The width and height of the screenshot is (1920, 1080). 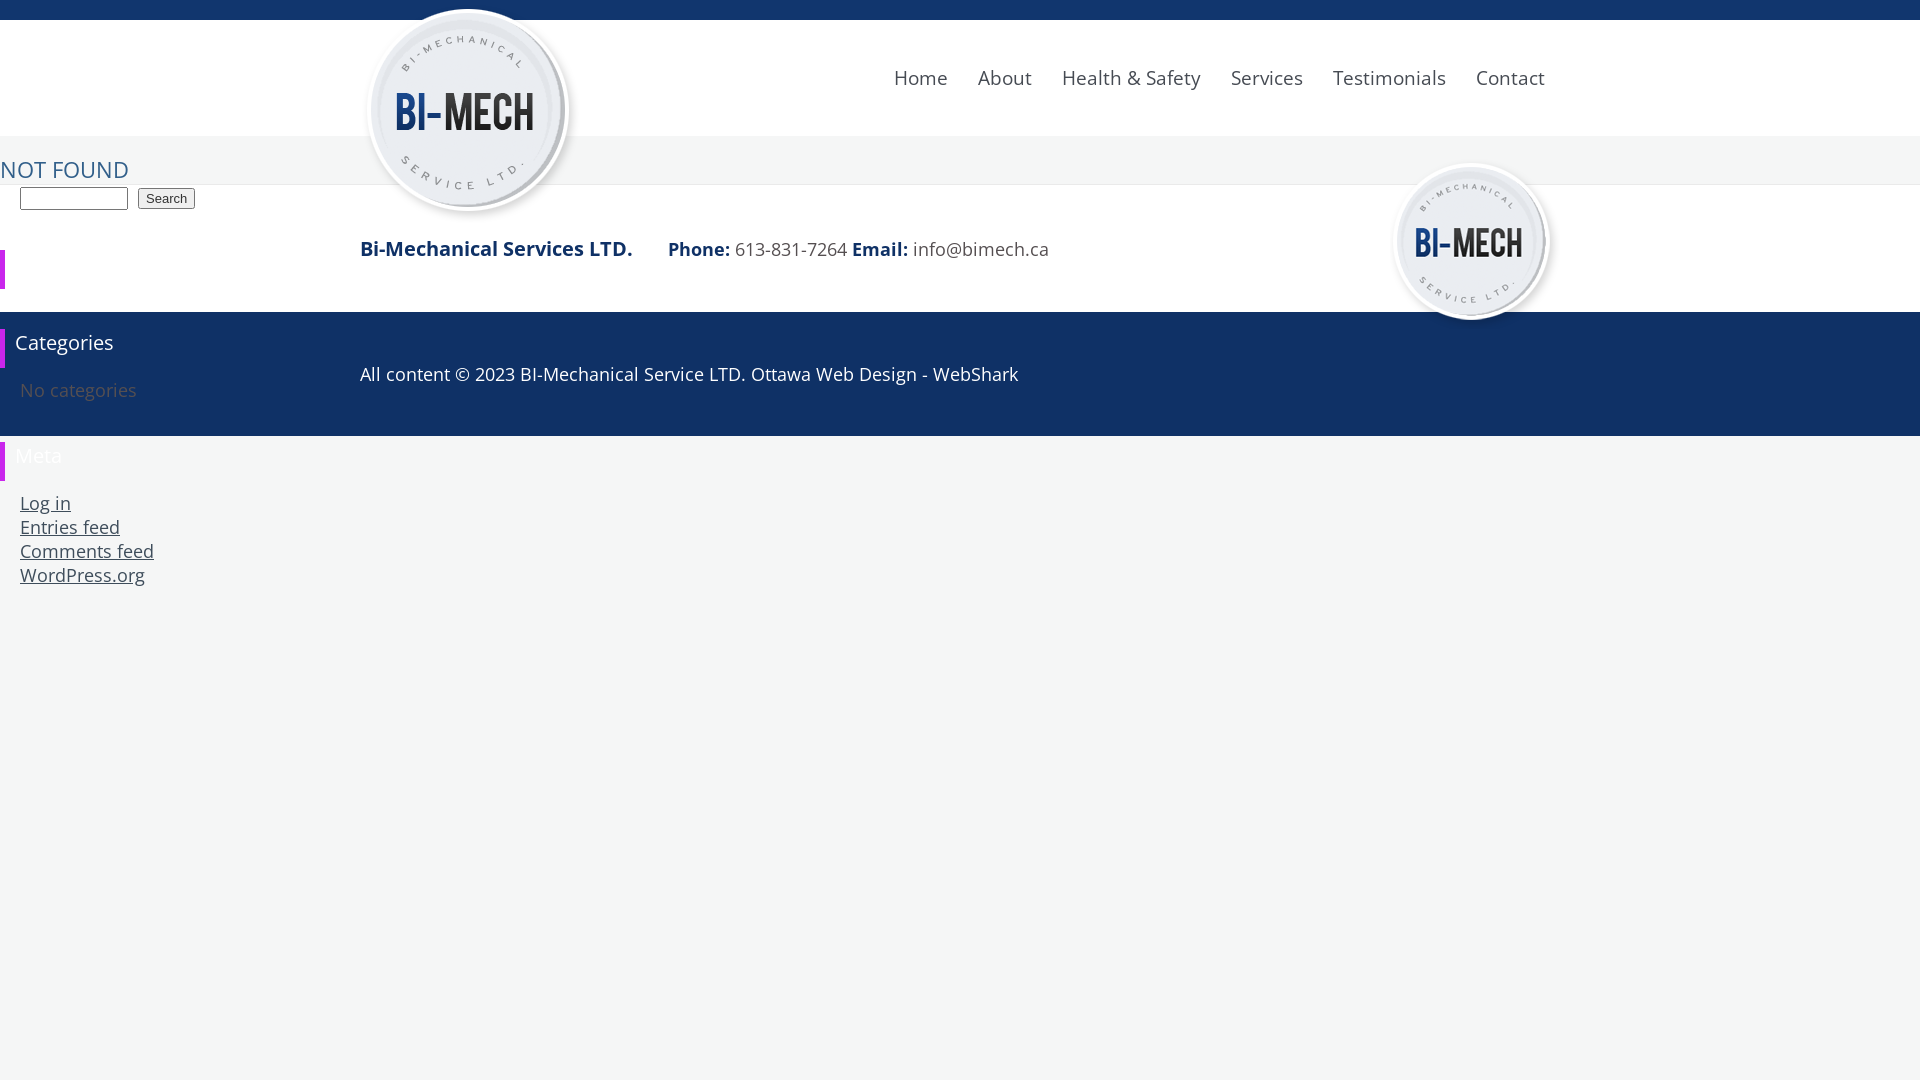 What do you see at coordinates (45, 501) in the screenshot?
I see `'Log in'` at bounding box center [45, 501].